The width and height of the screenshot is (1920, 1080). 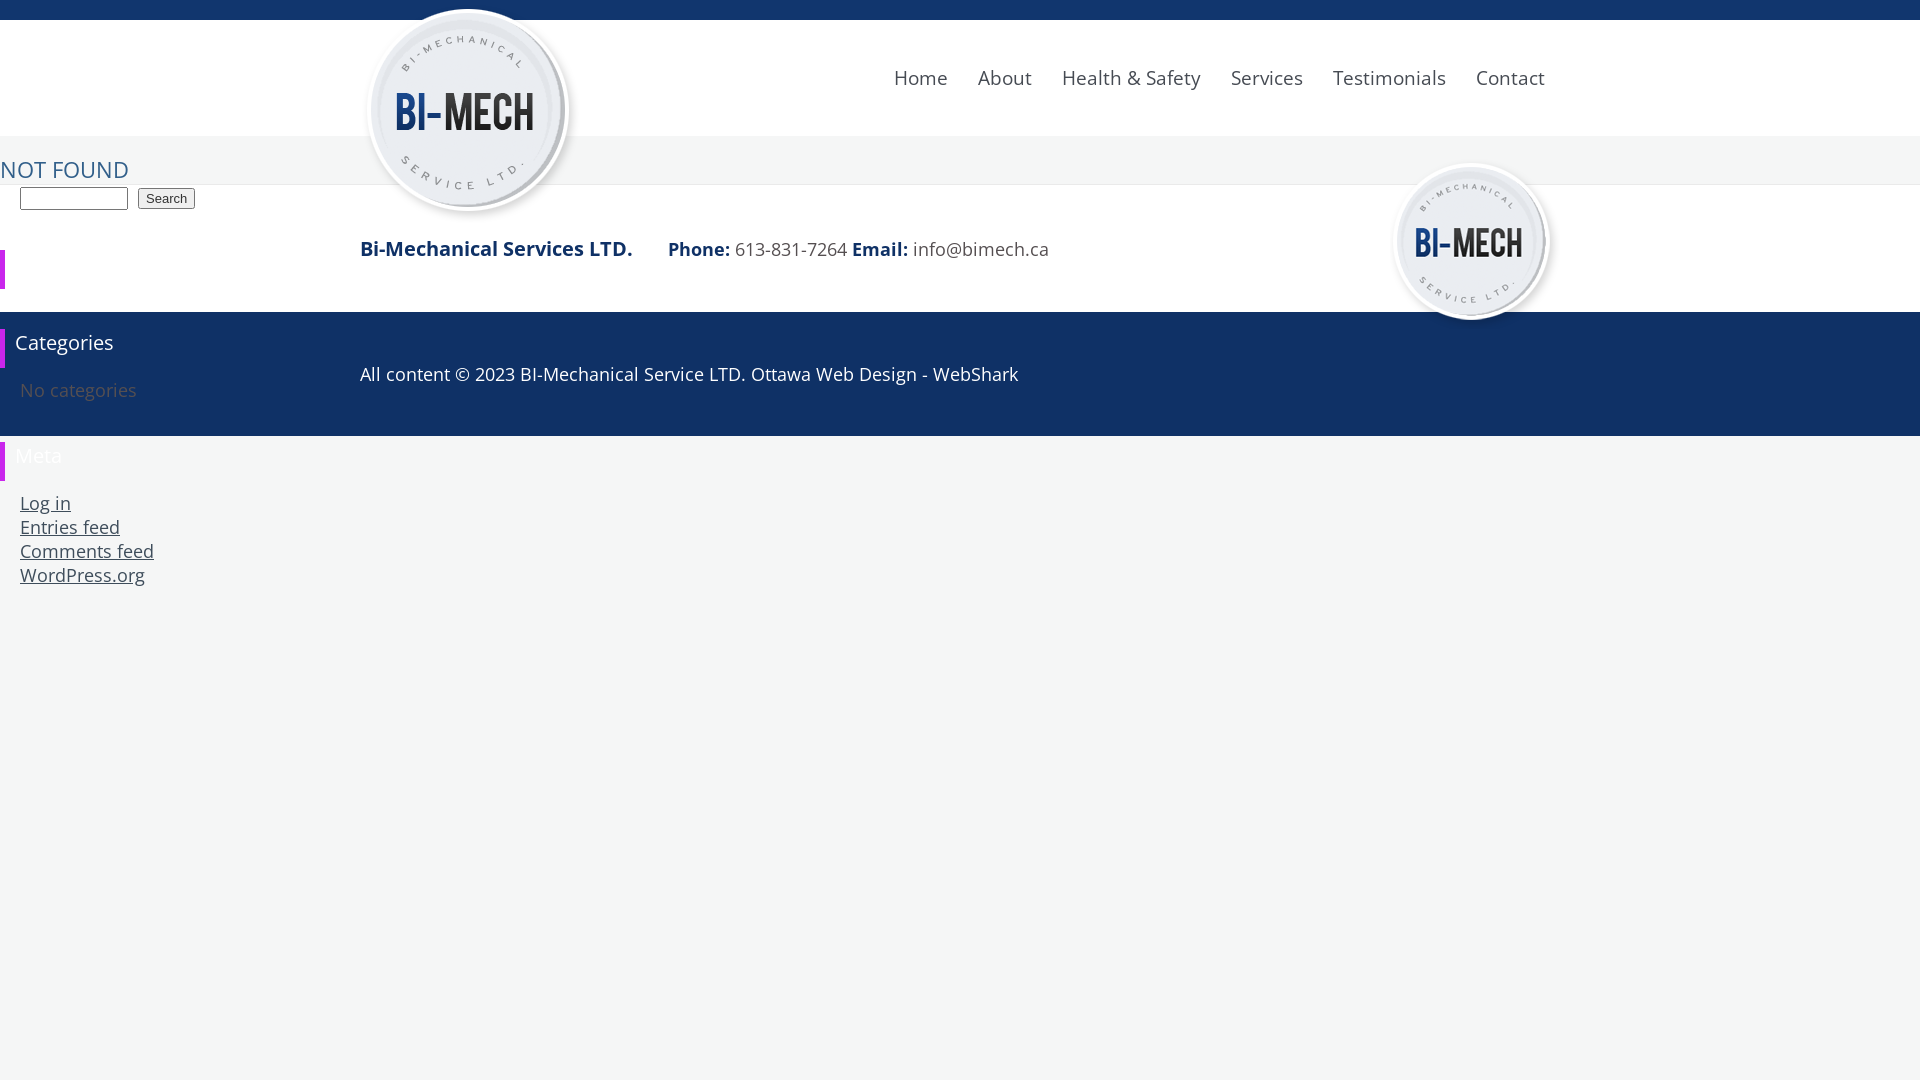 What do you see at coordinates (45, 501) in the screenshot?
I see `'Log in'` at bounding box center [45, 501].